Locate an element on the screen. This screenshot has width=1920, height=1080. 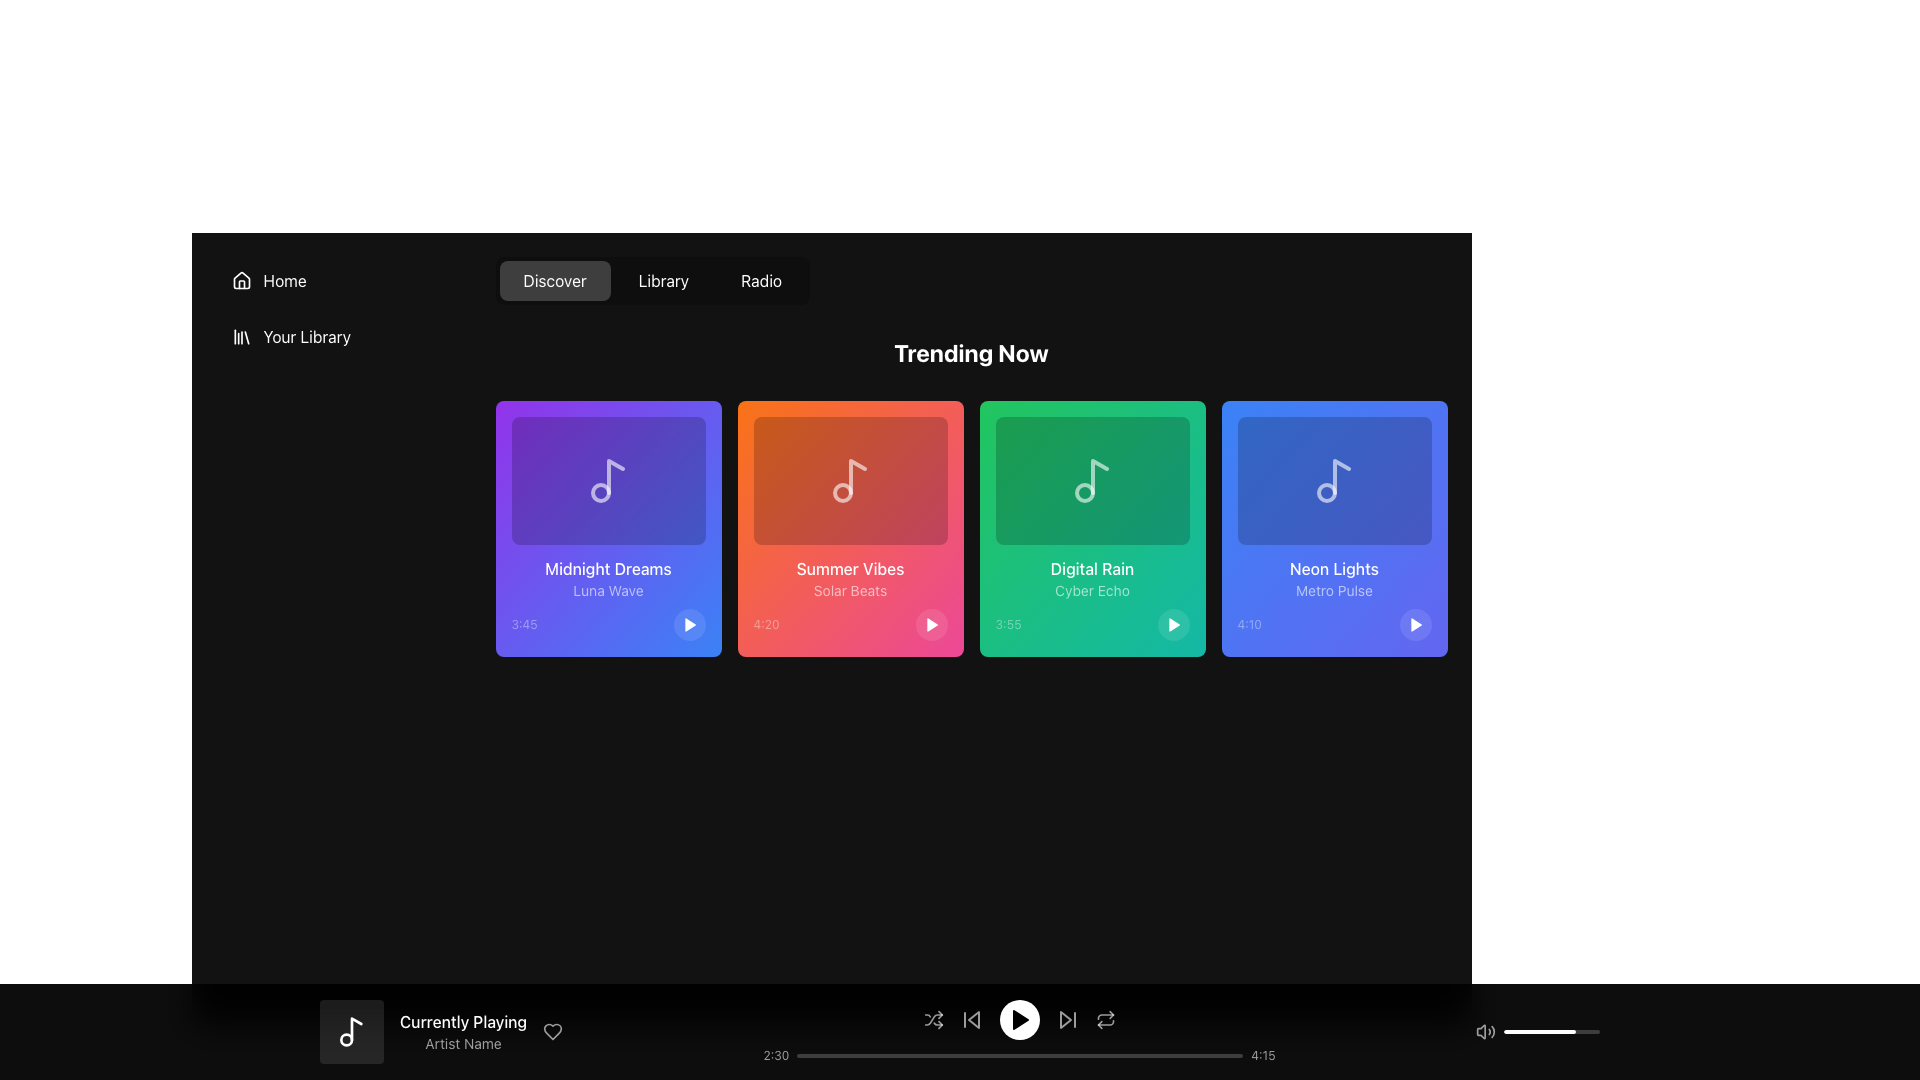
the slider value is located at coordinates (1557, 1032).